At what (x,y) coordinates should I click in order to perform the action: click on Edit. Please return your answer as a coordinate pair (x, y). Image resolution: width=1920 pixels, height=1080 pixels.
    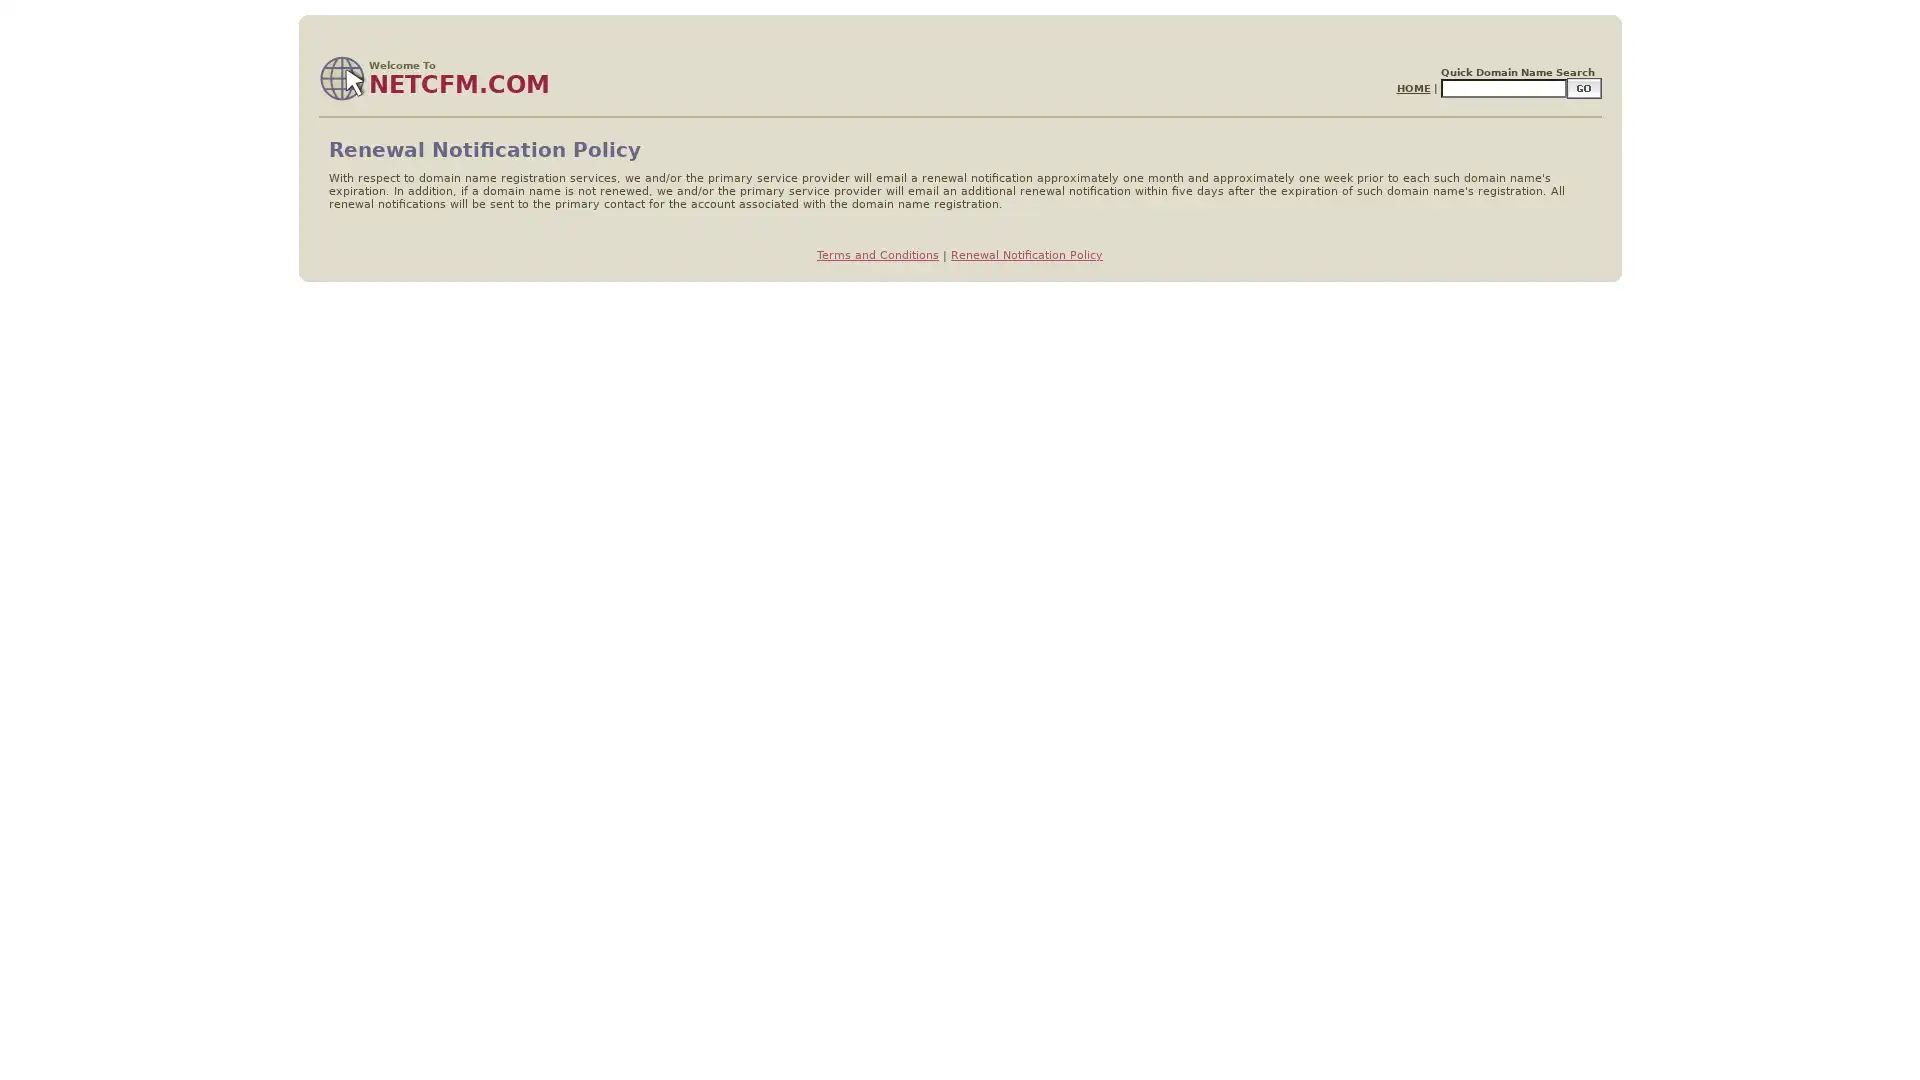
    Looking at the image, I should click on (1582, 87).